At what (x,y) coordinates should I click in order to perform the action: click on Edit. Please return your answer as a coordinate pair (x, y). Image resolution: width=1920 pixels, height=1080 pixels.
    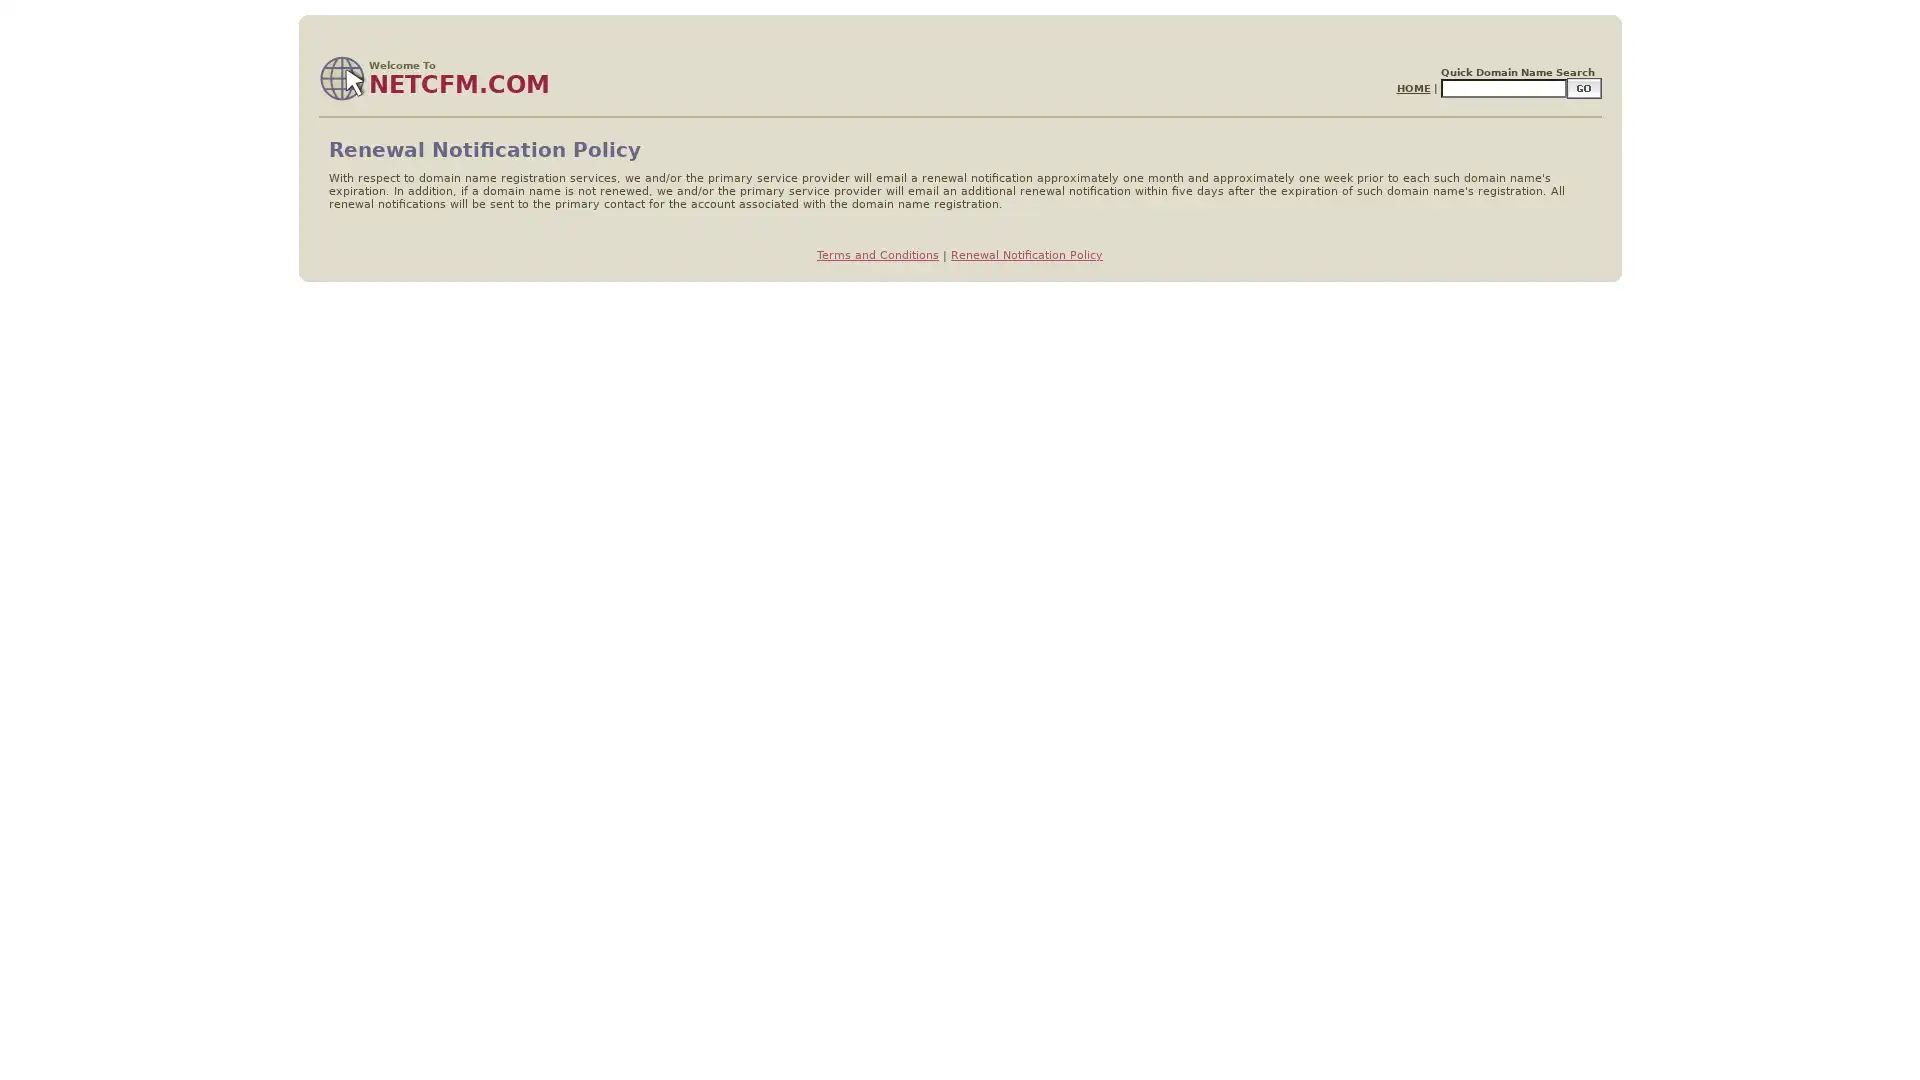
    Looking at the image, I should click on (1582, 87).